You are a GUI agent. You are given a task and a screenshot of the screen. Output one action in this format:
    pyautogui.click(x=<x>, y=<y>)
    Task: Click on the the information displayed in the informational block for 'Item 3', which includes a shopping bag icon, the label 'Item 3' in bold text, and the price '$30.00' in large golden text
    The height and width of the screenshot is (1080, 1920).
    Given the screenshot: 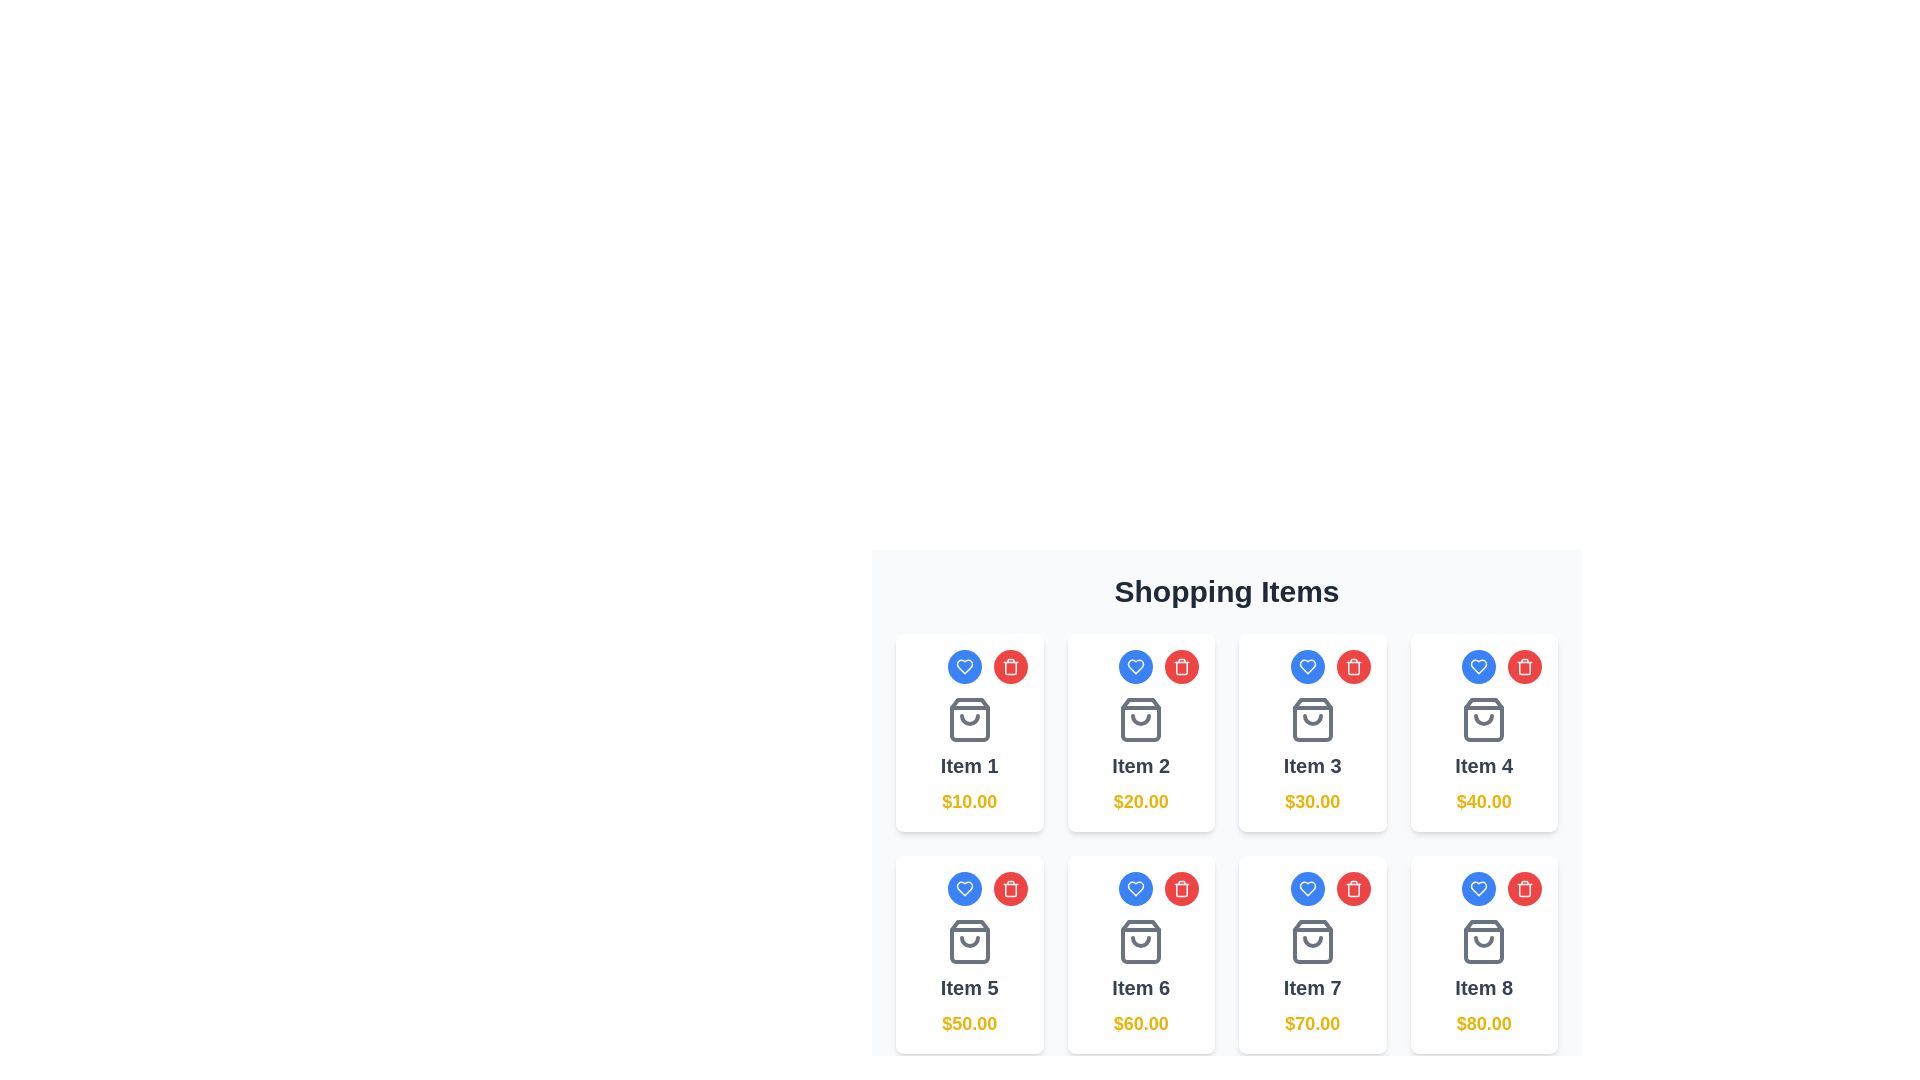 What is the action you would take?
    pyautogui.click(x=1312, y=756)
    